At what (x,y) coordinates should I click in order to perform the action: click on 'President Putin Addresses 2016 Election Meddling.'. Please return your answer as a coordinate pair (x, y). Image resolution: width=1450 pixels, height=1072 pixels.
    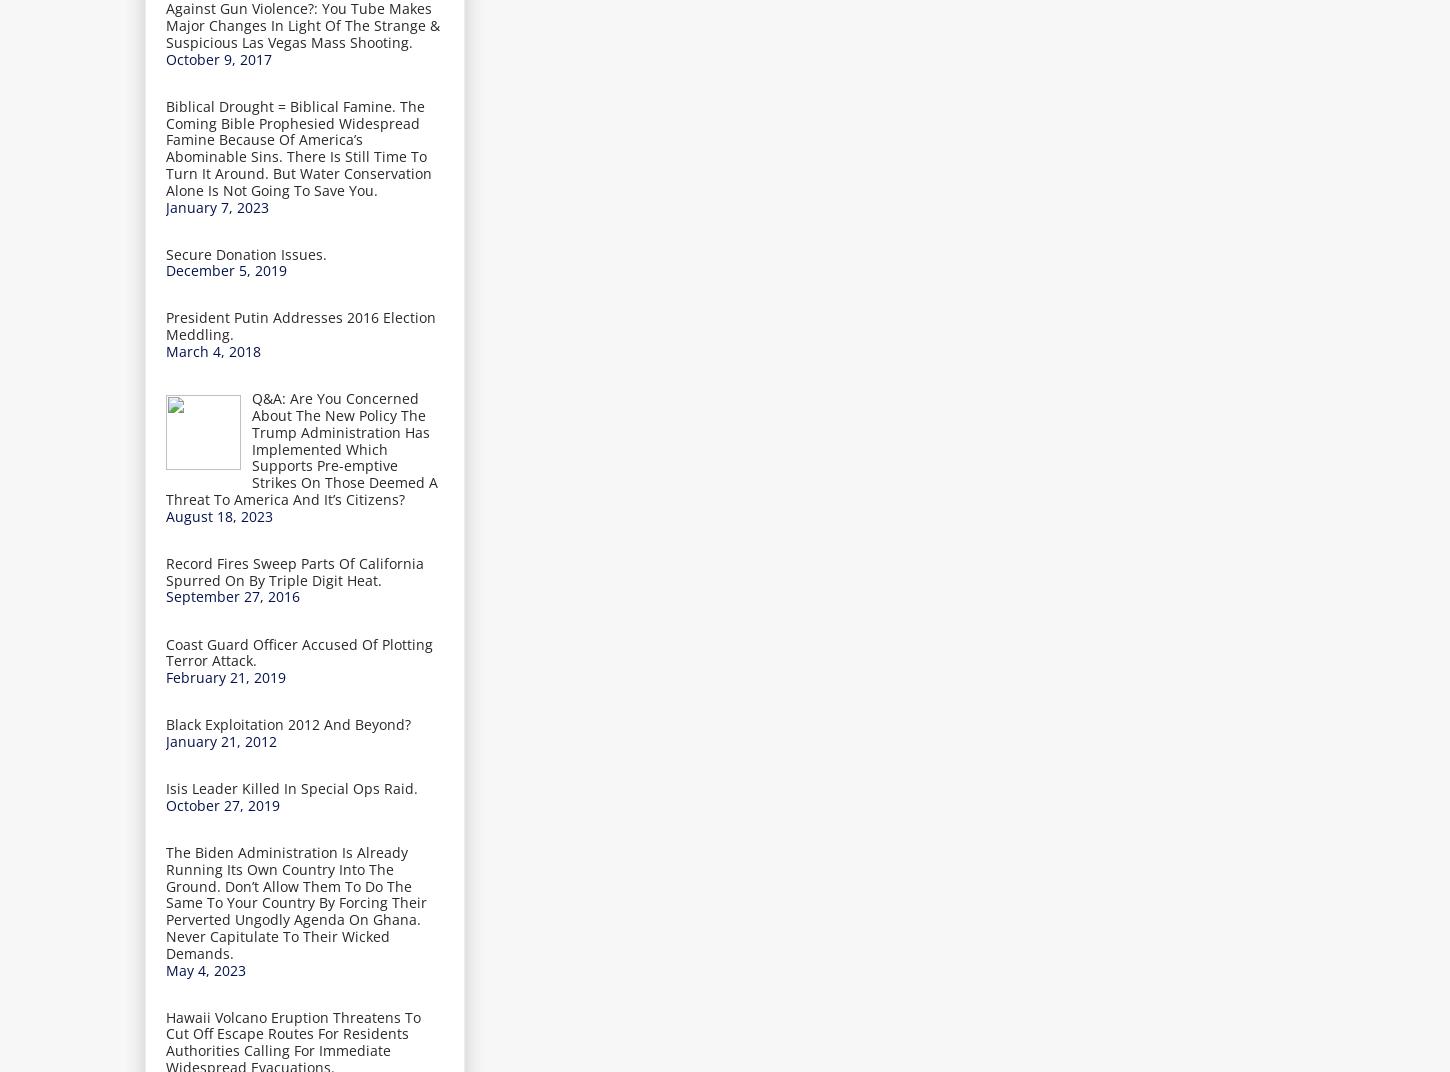
    Looking at the image, I should click on (301, 324).